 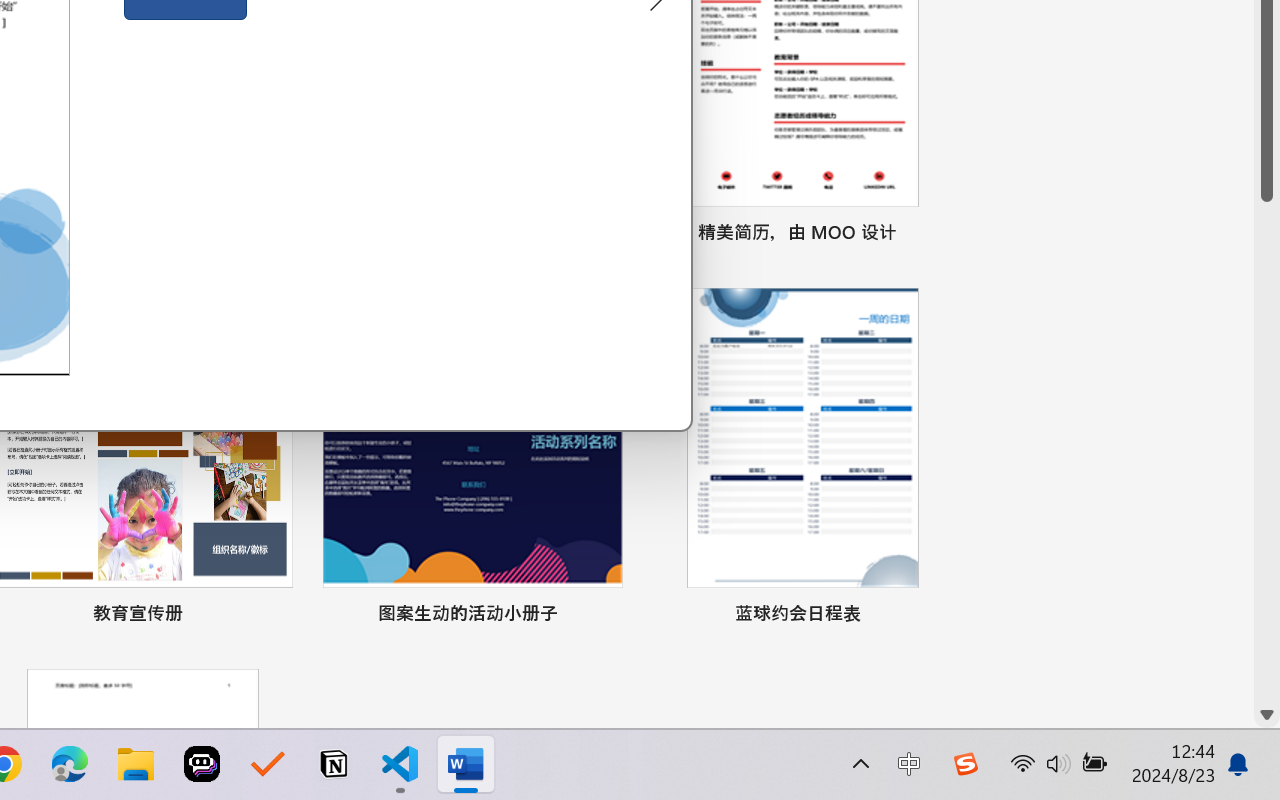 I want to click on 'Pin to list', so click(x=933, y=616).